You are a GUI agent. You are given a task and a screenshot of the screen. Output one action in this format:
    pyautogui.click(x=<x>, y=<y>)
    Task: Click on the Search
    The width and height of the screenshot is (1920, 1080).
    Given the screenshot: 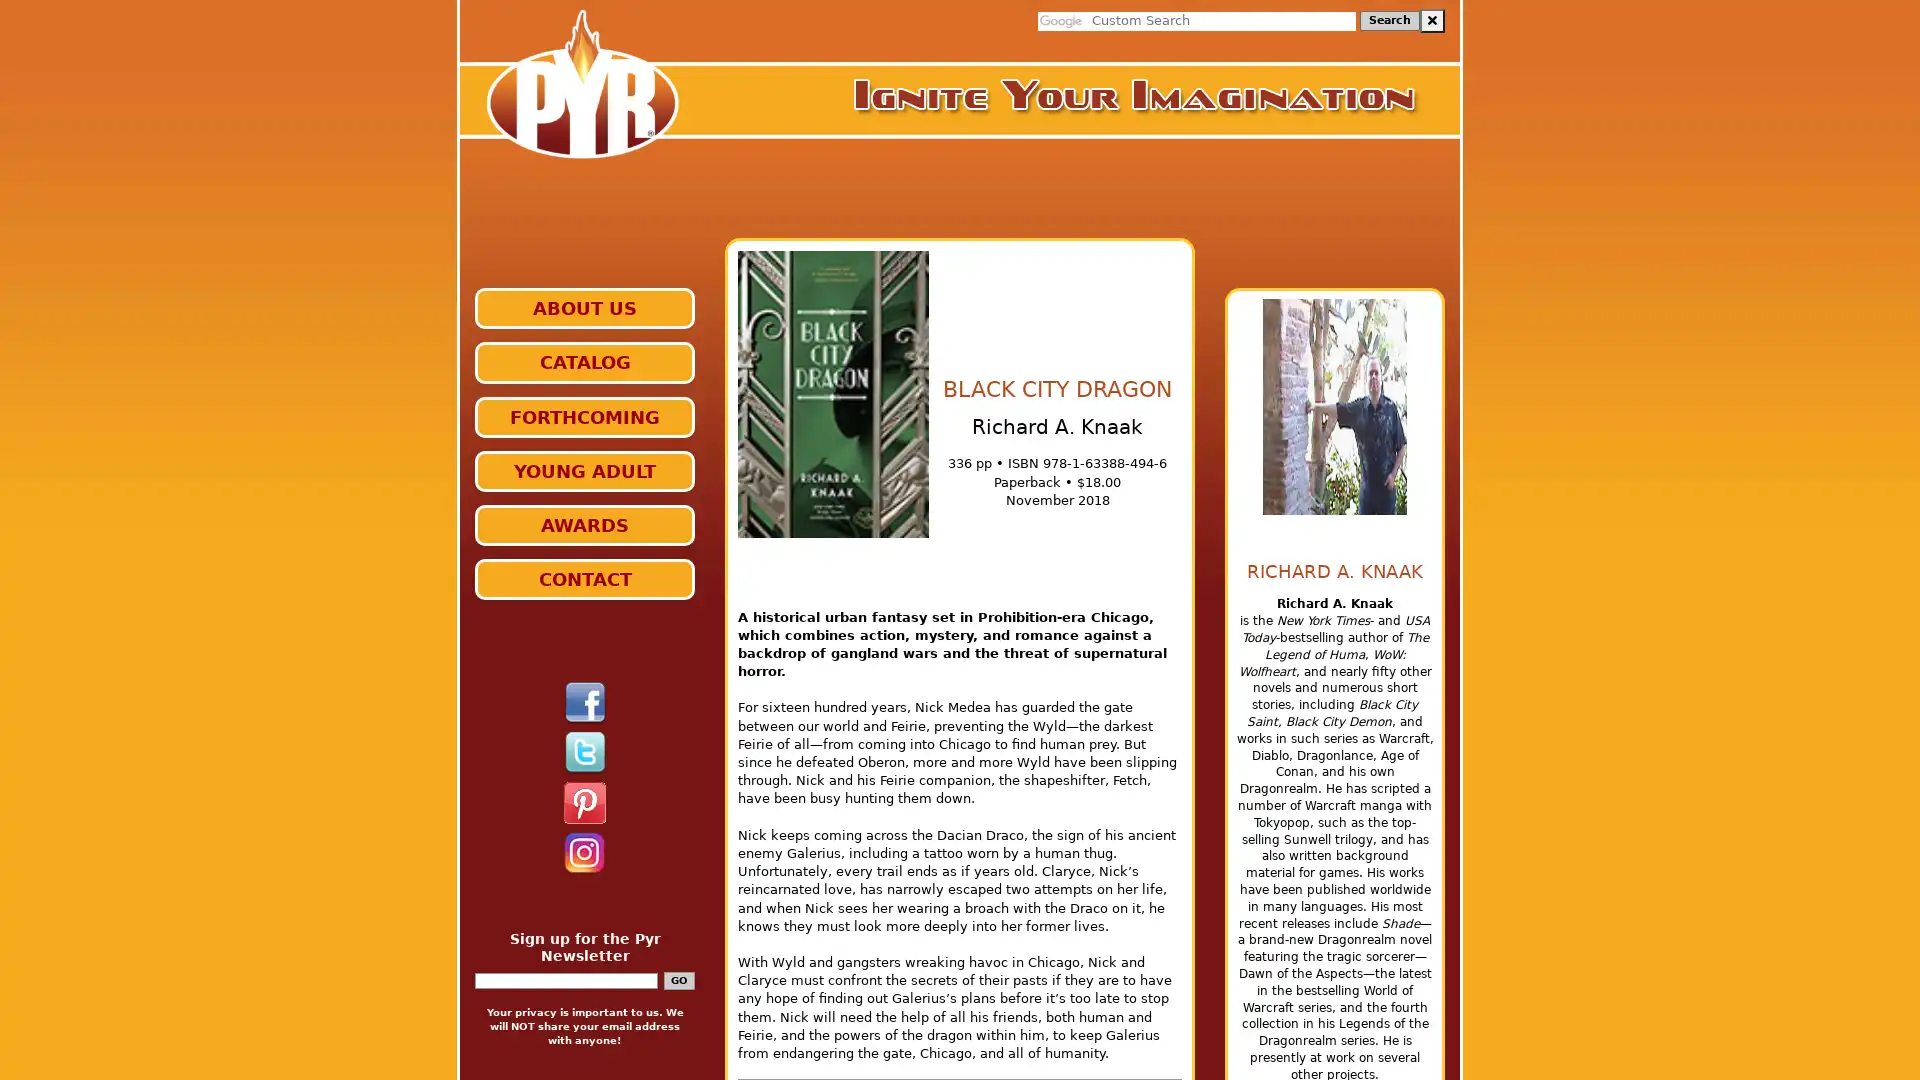 What is the action you would take?
    pyautogui.click(x=1389, y=20)
    